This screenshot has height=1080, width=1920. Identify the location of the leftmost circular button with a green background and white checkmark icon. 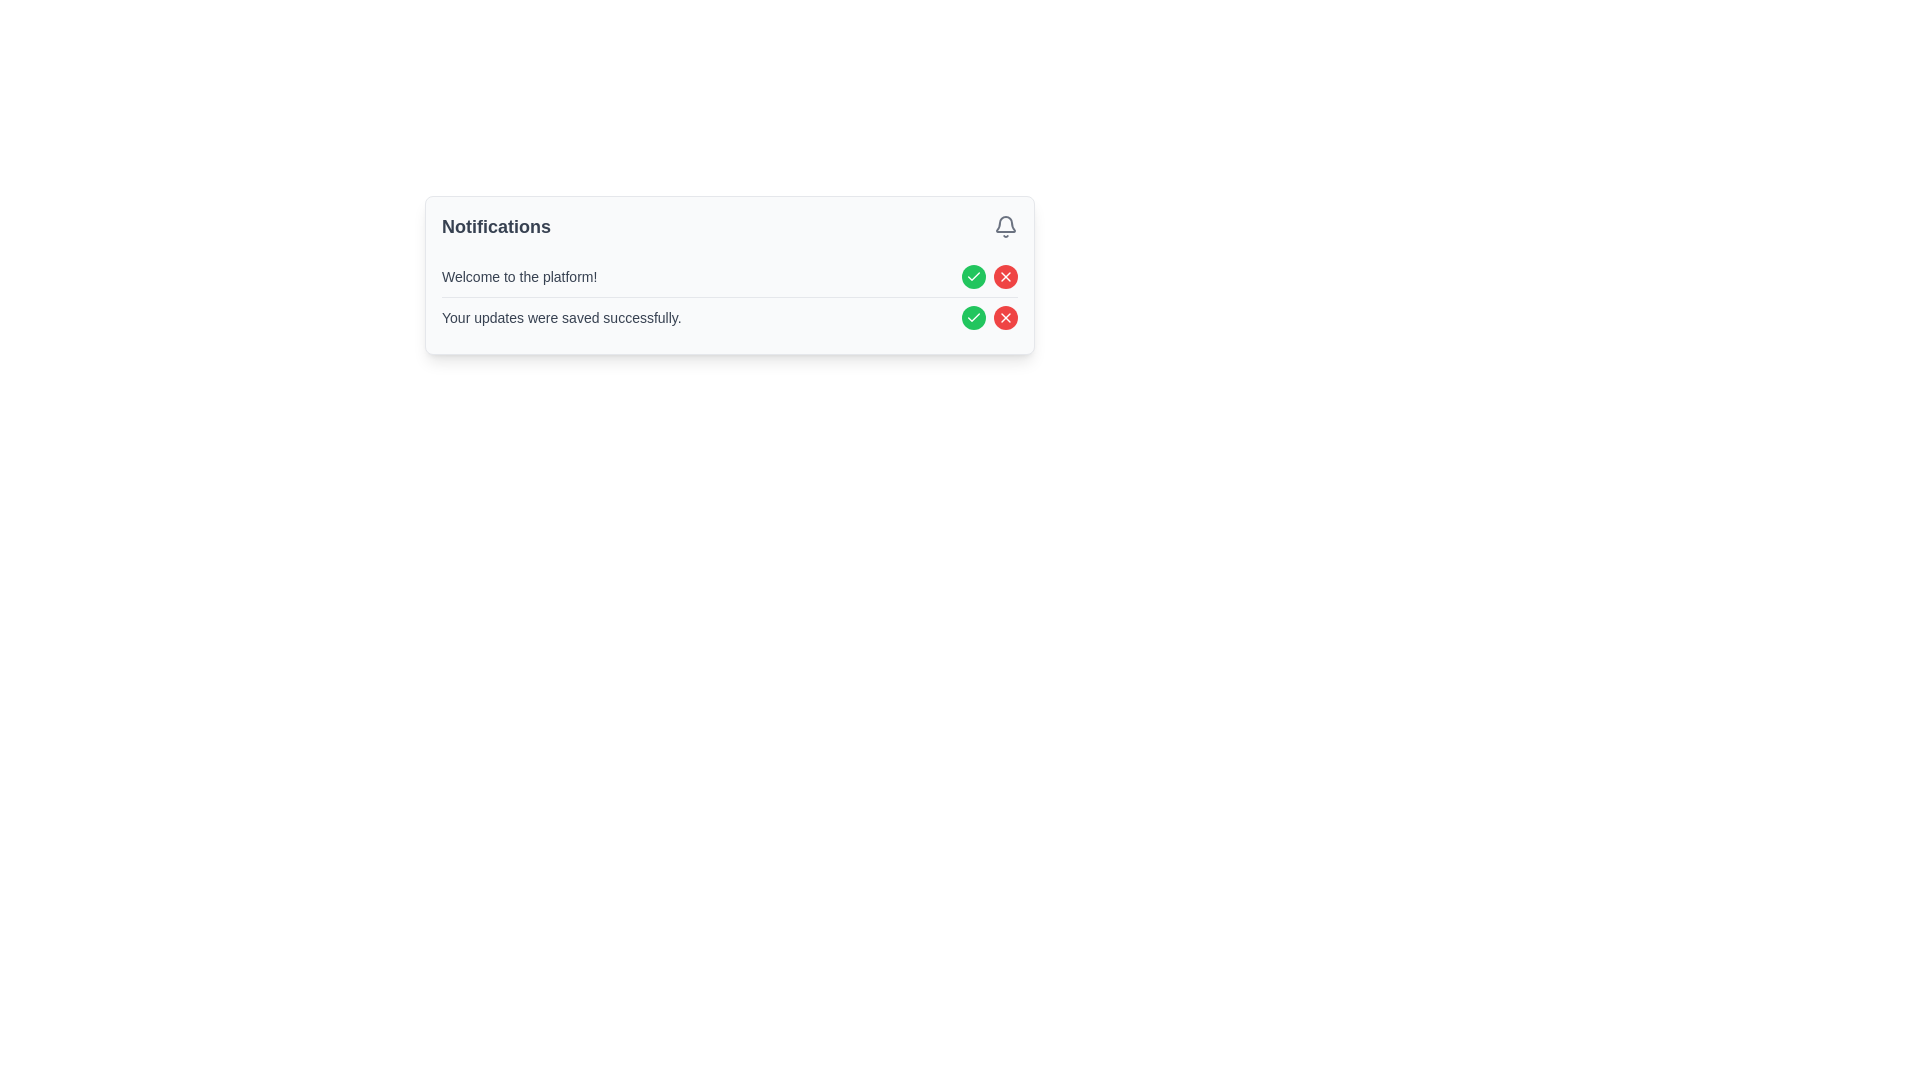
(974, 316).